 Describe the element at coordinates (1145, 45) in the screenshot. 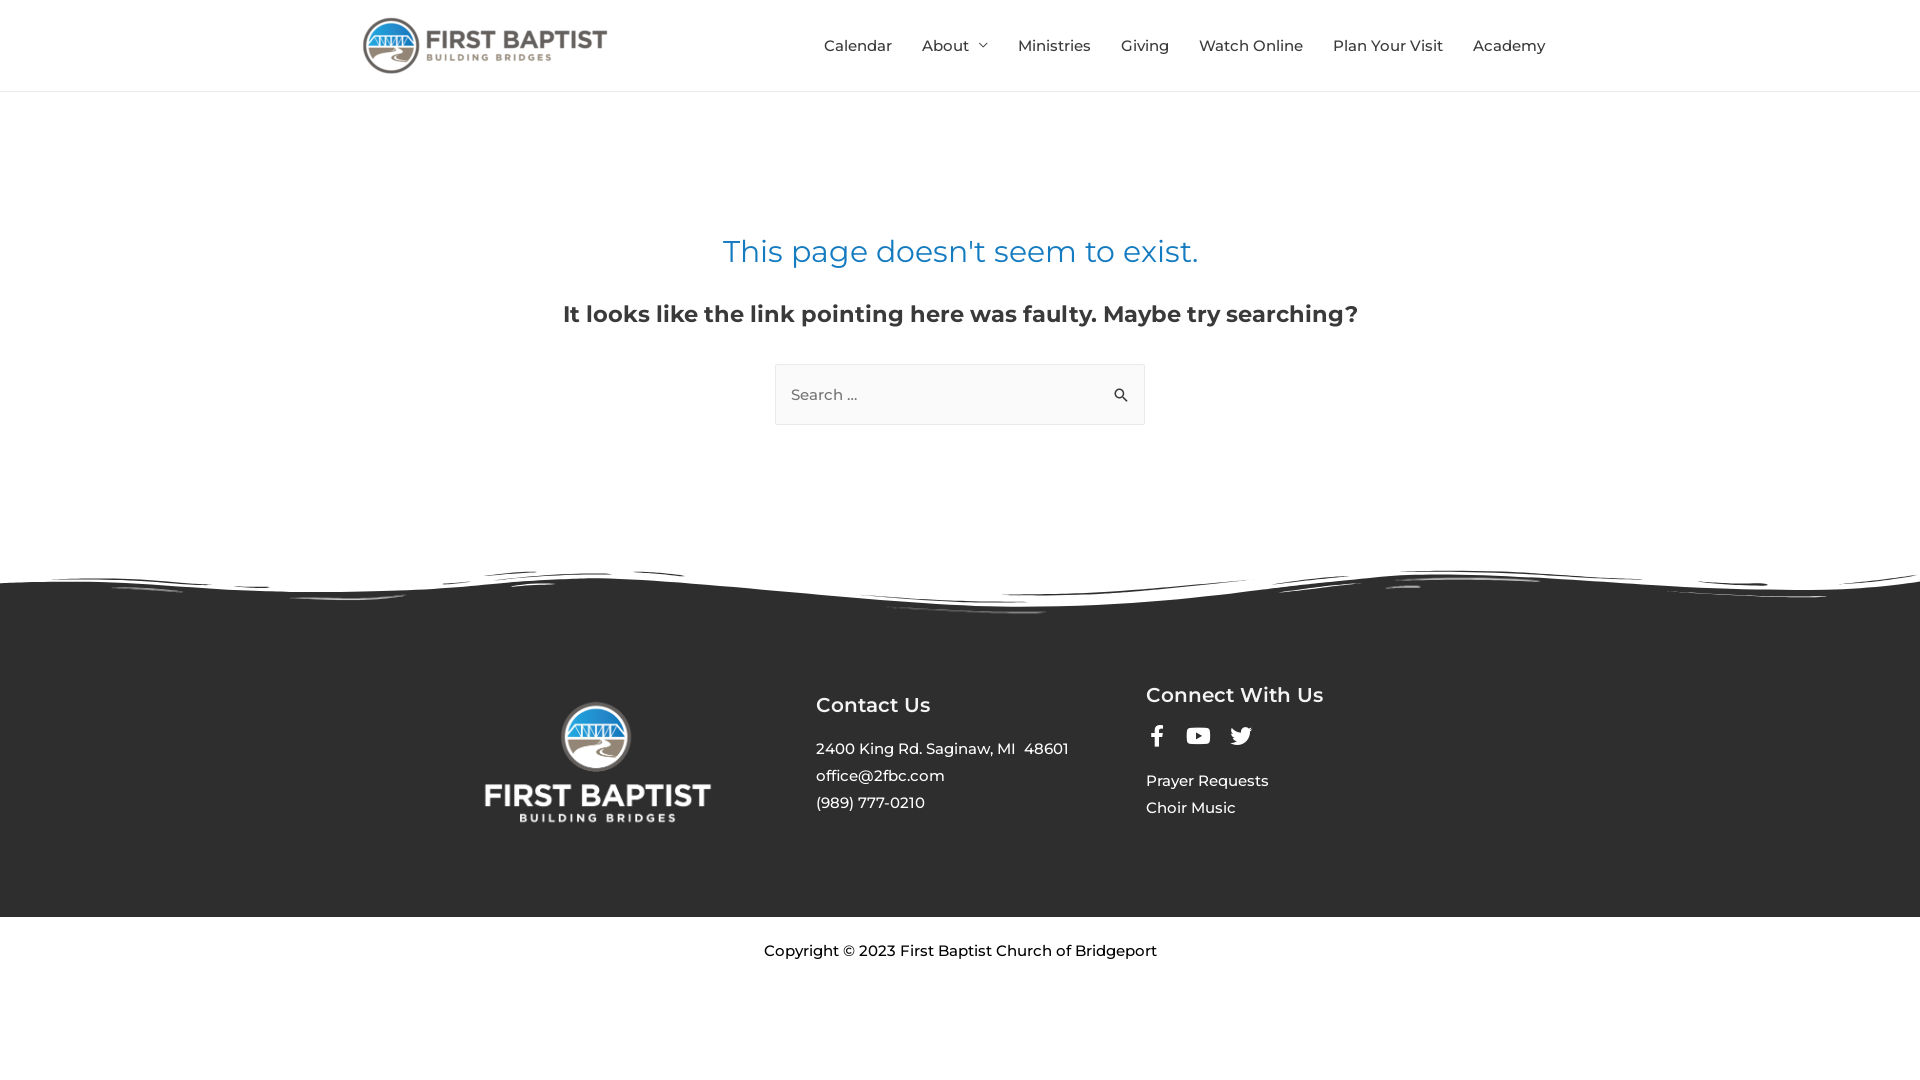

I see `'Giving'` at that location.